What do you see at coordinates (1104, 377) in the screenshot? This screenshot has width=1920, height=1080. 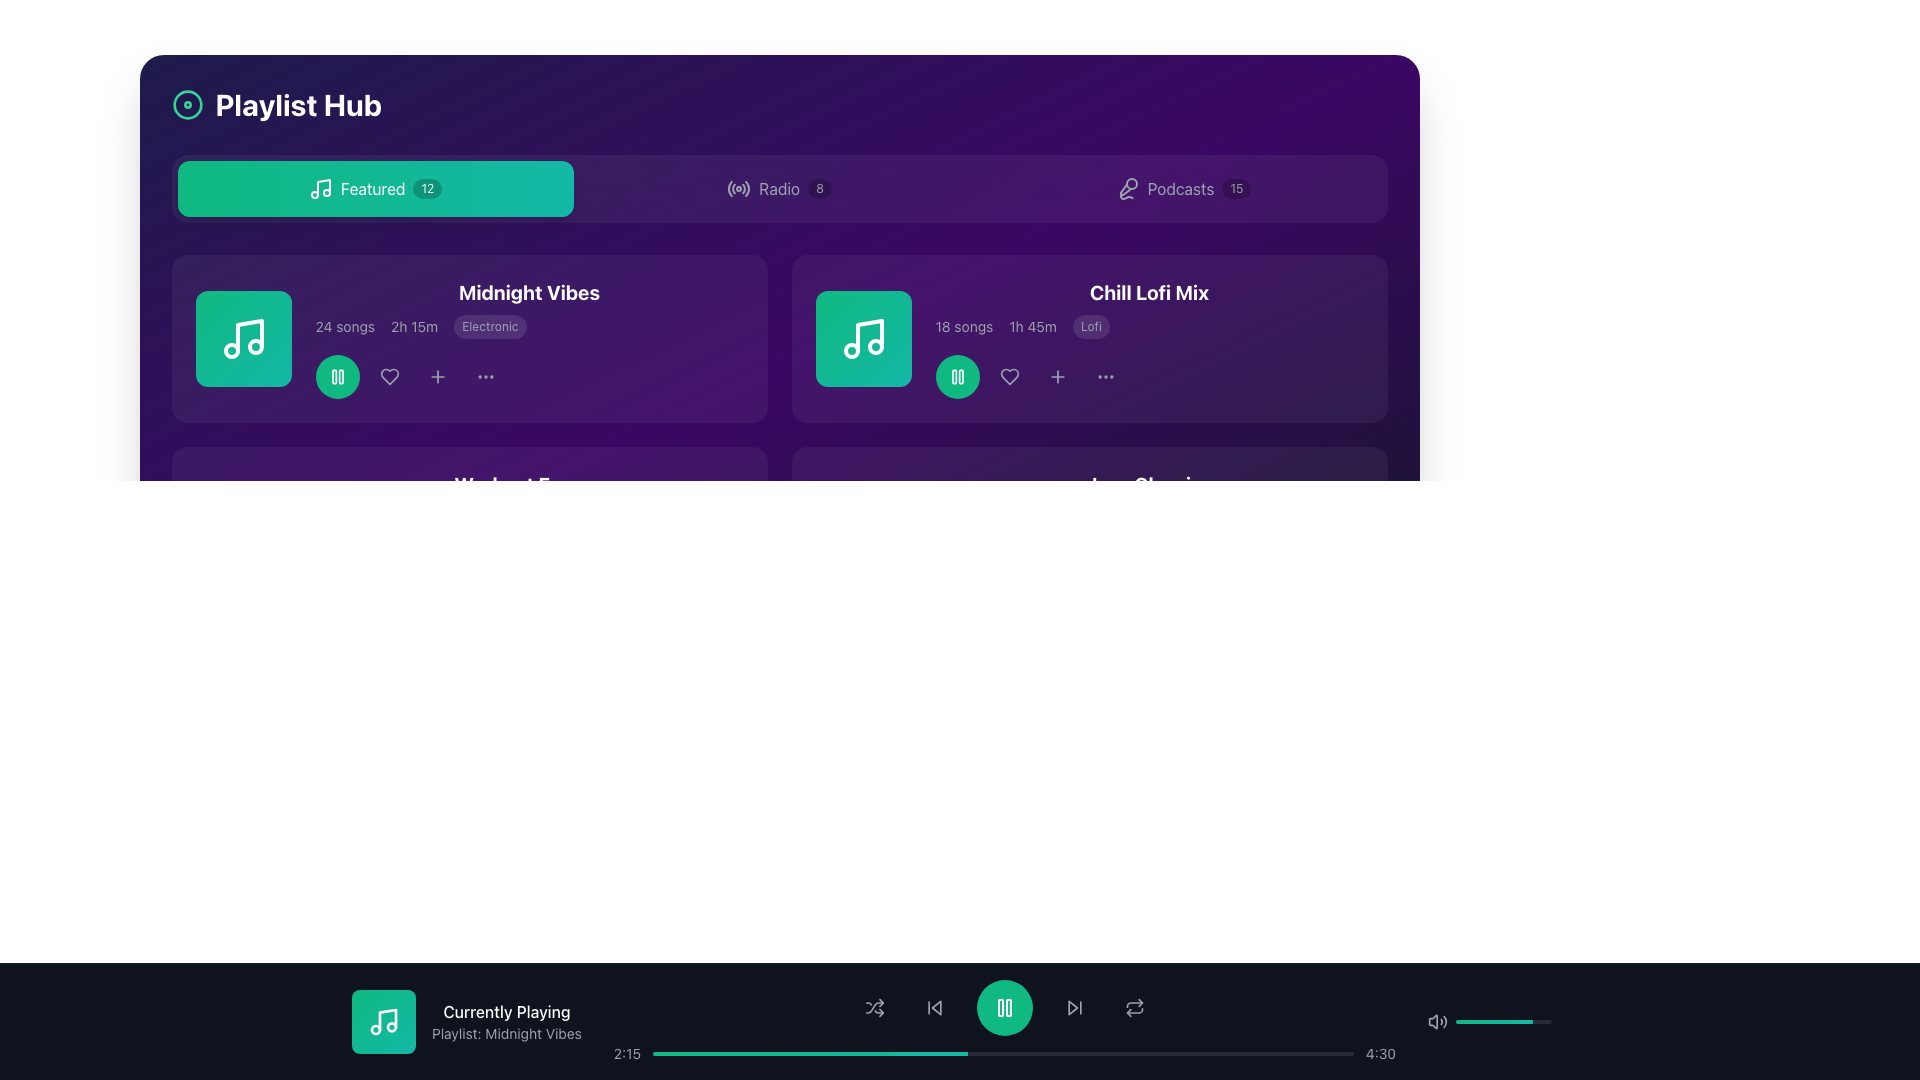 I see `the horizontal ellipsis icon located within the 'Chill Lofi Mix' playlist card` at bounding box center [1104, 377].